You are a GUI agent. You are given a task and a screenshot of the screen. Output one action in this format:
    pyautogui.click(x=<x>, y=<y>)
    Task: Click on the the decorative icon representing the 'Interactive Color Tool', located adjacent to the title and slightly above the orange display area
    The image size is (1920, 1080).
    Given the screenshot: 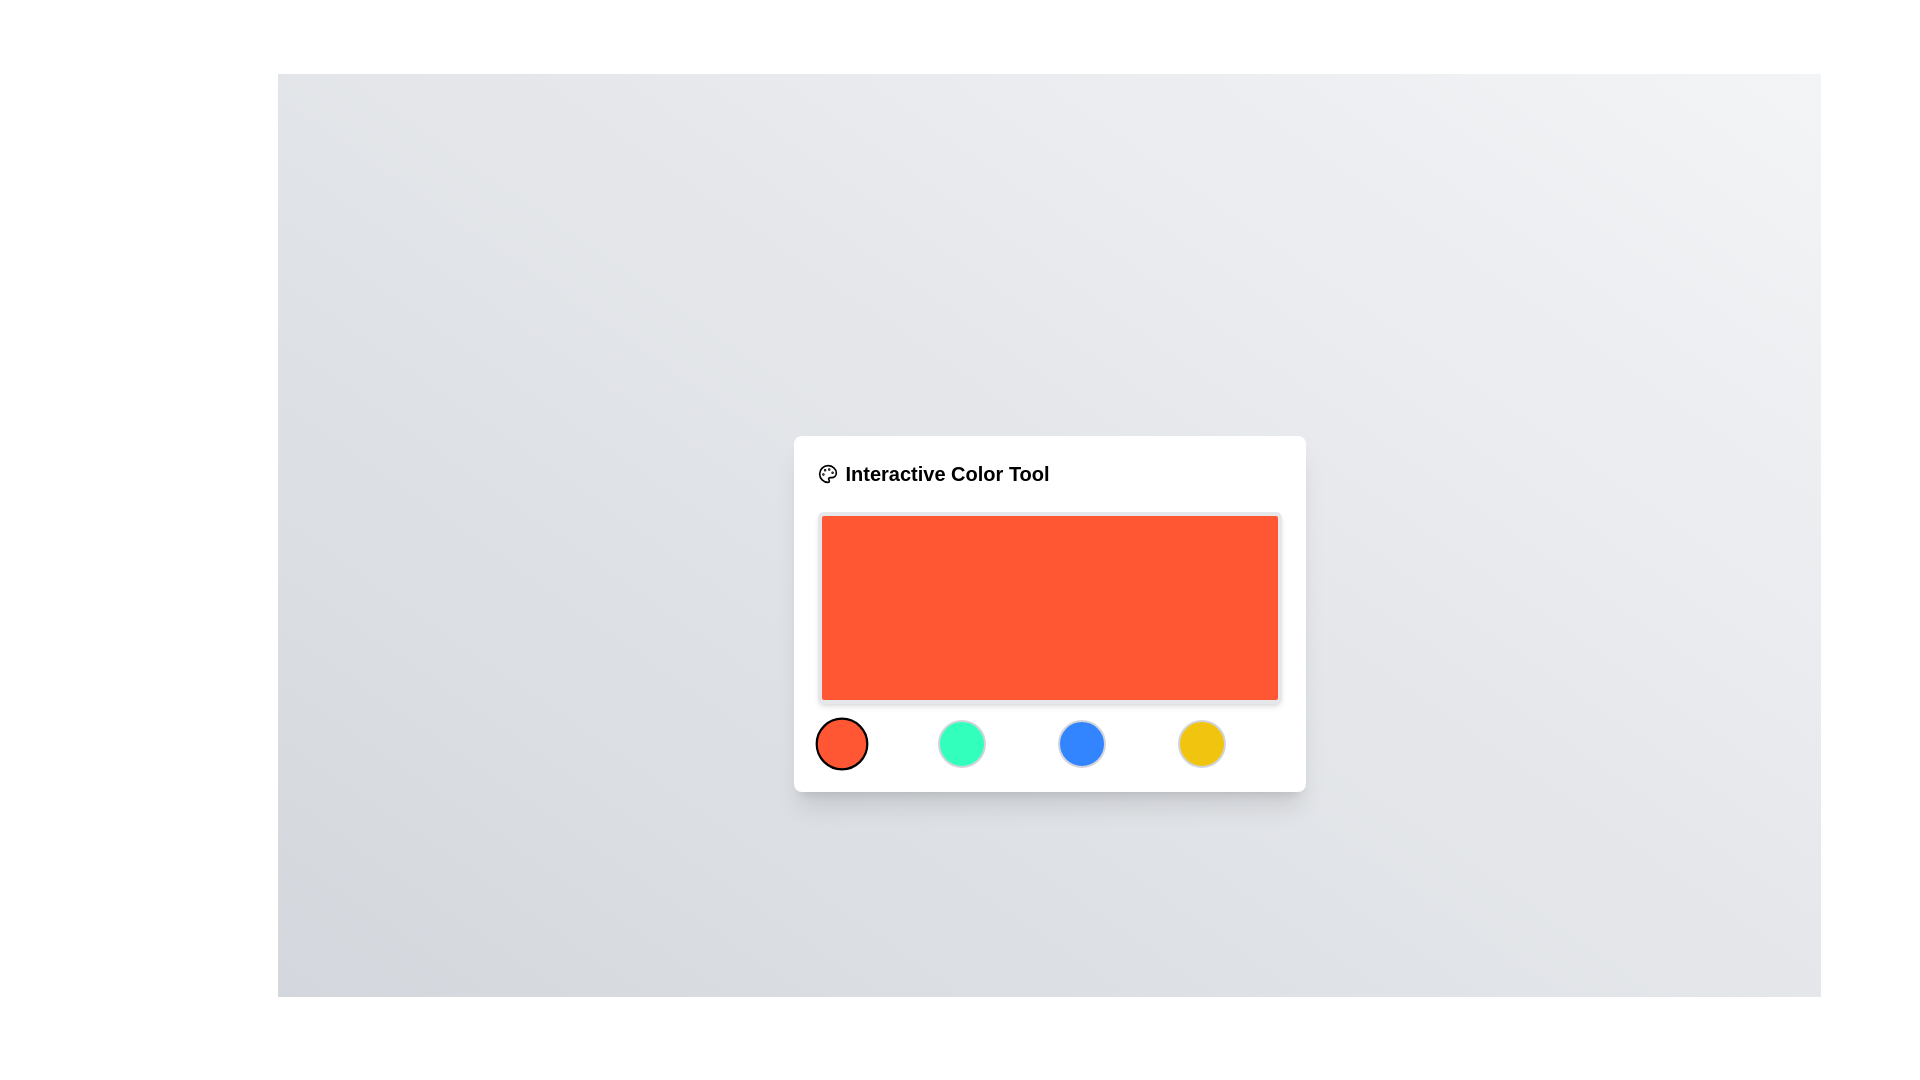 What is the action you would take?
    pyautogui.click(x=827, y=474)
    